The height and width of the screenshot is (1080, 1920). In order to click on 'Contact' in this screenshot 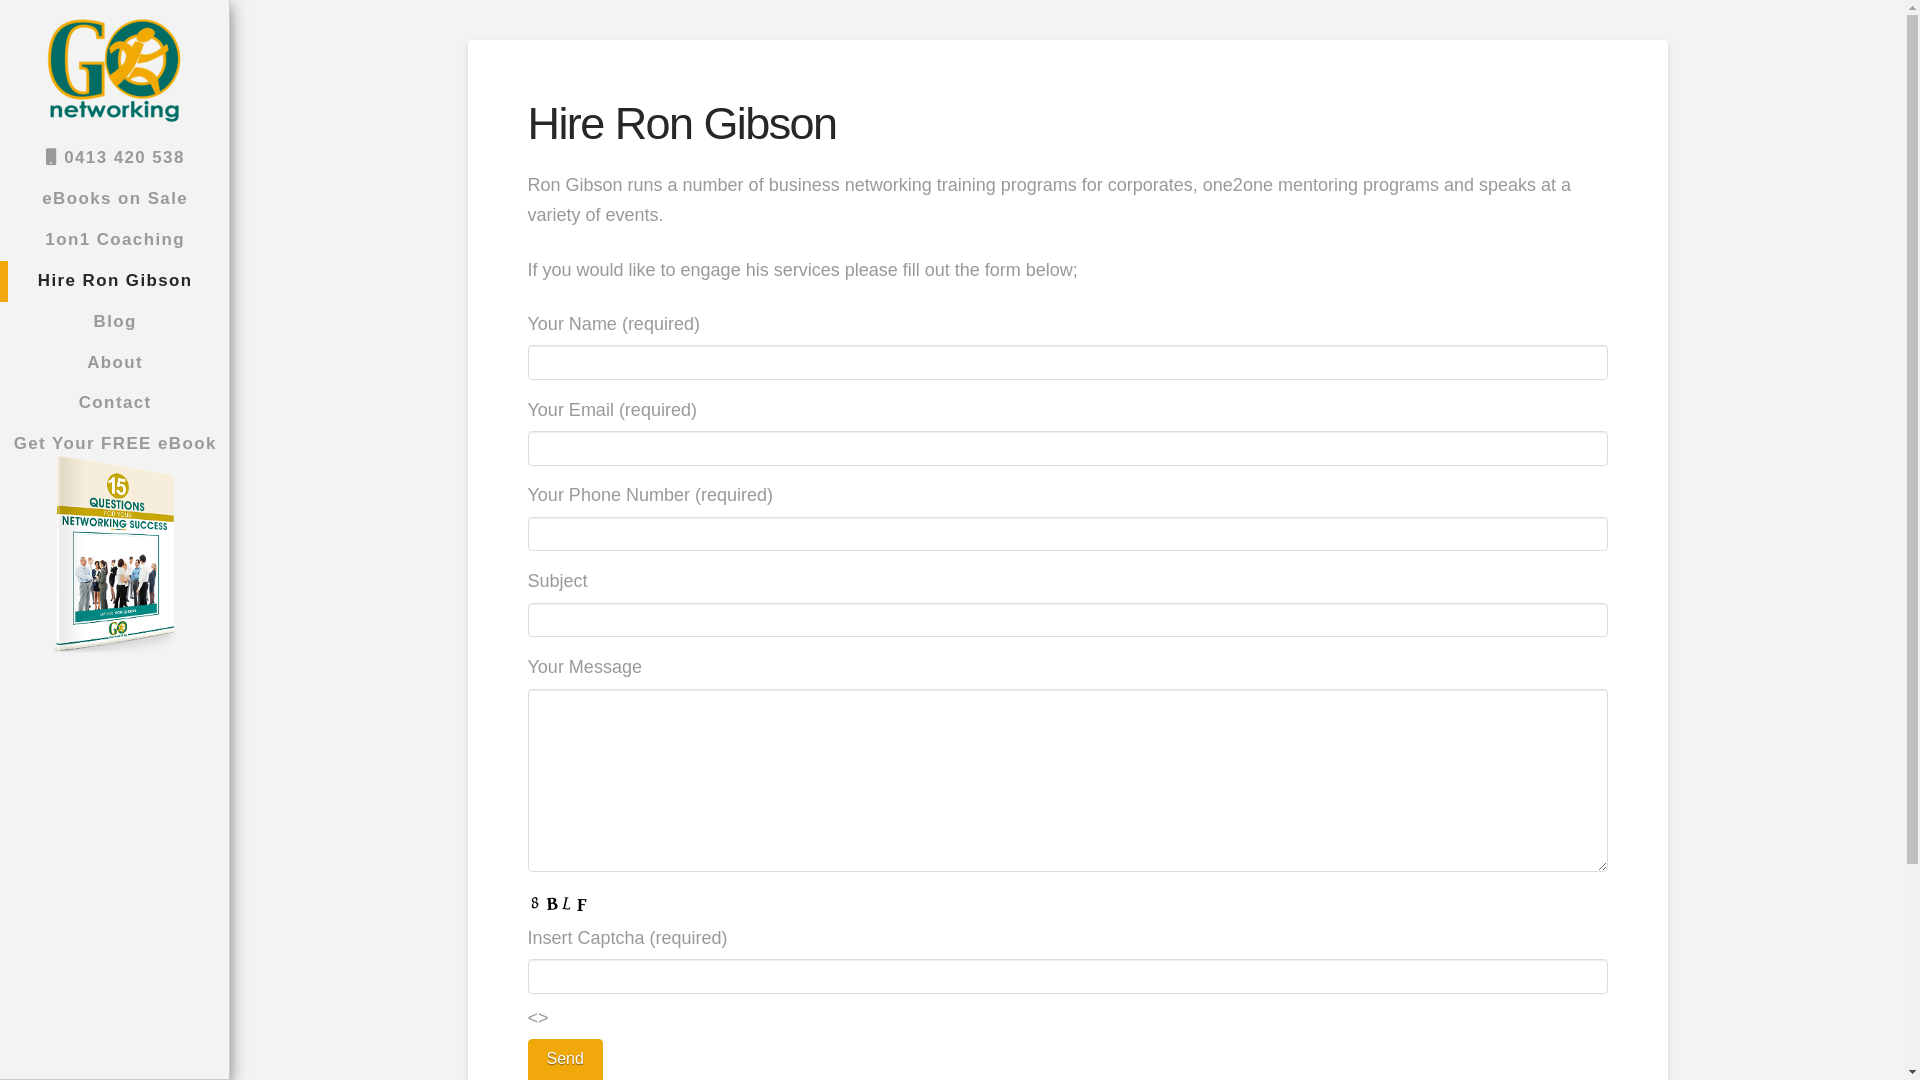, I will do `click(113, 403)`.